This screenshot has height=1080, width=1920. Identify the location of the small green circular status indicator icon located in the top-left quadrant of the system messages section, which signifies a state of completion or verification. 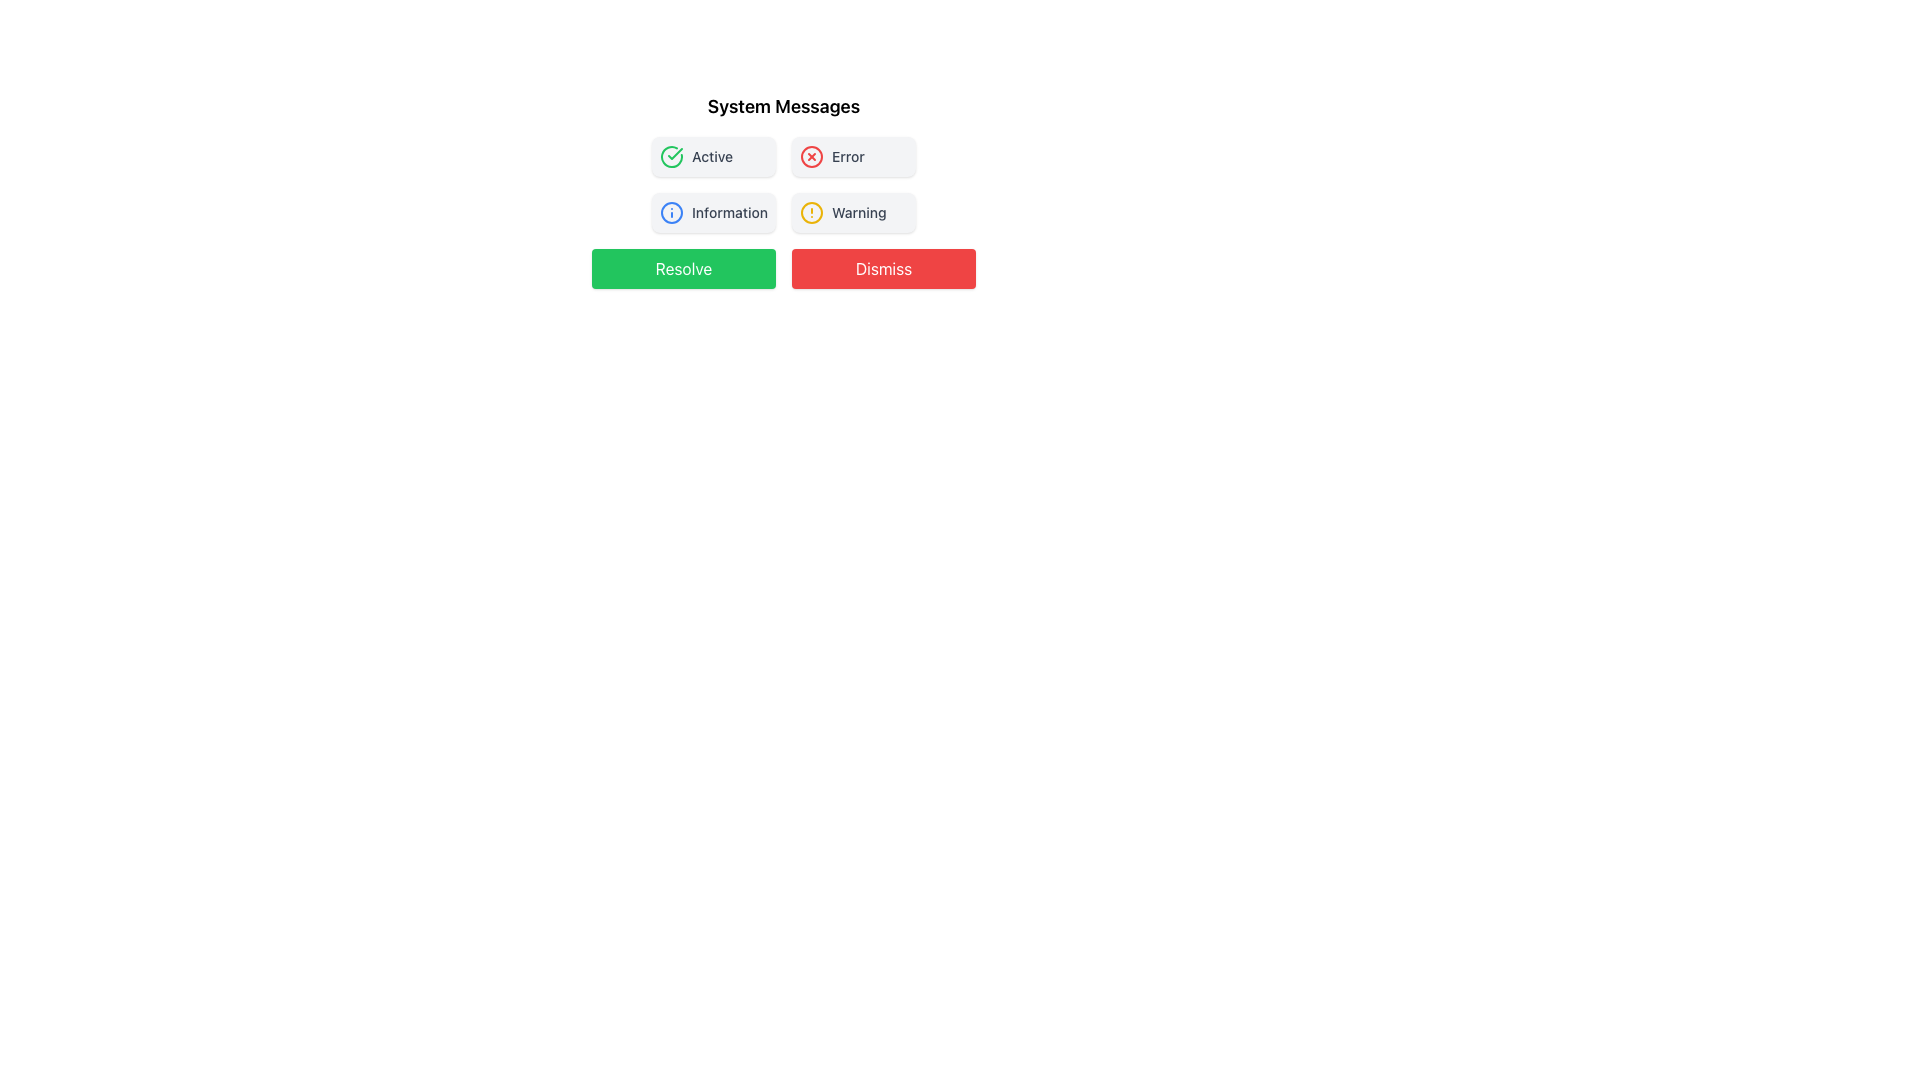
(672, 156).